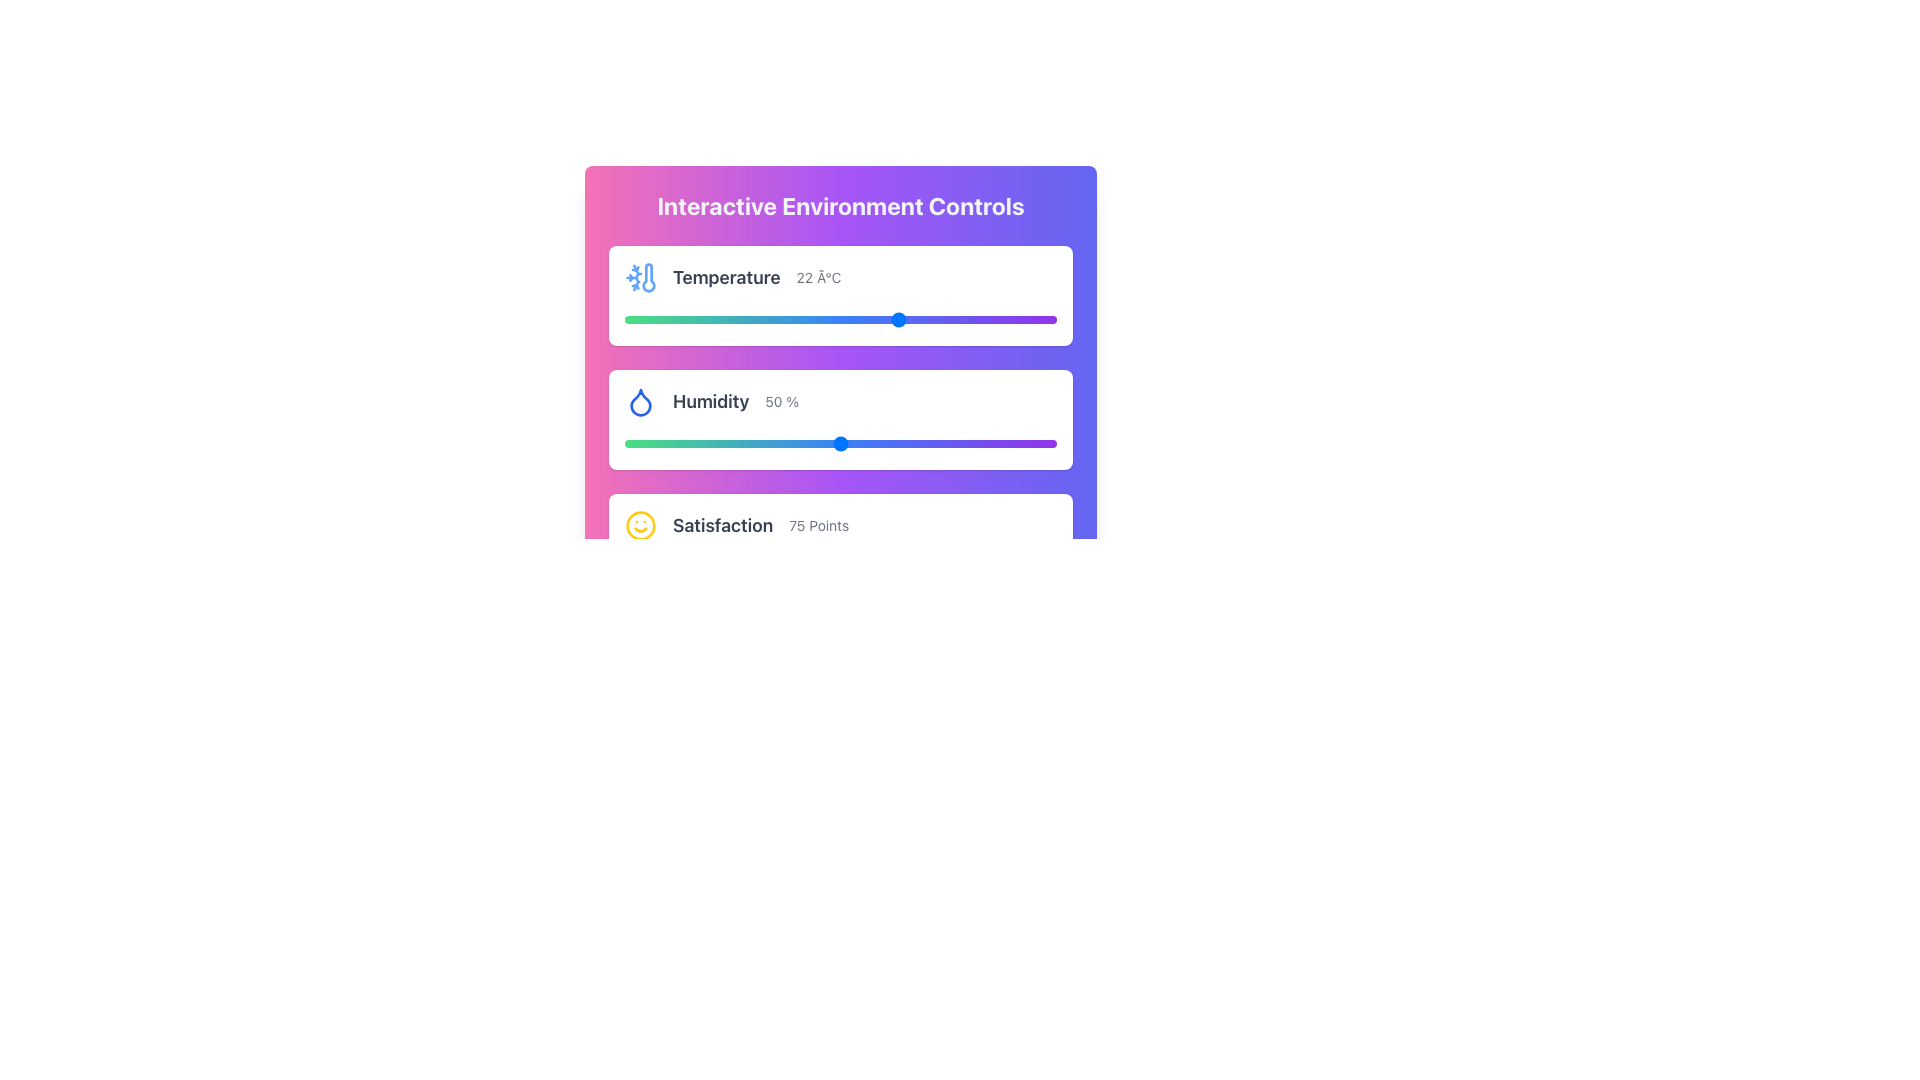 This screenshot has height=1080, width=1920. Describe the element at coordinates (1031, 319) in the screenshot. I see `the slider` at that location.